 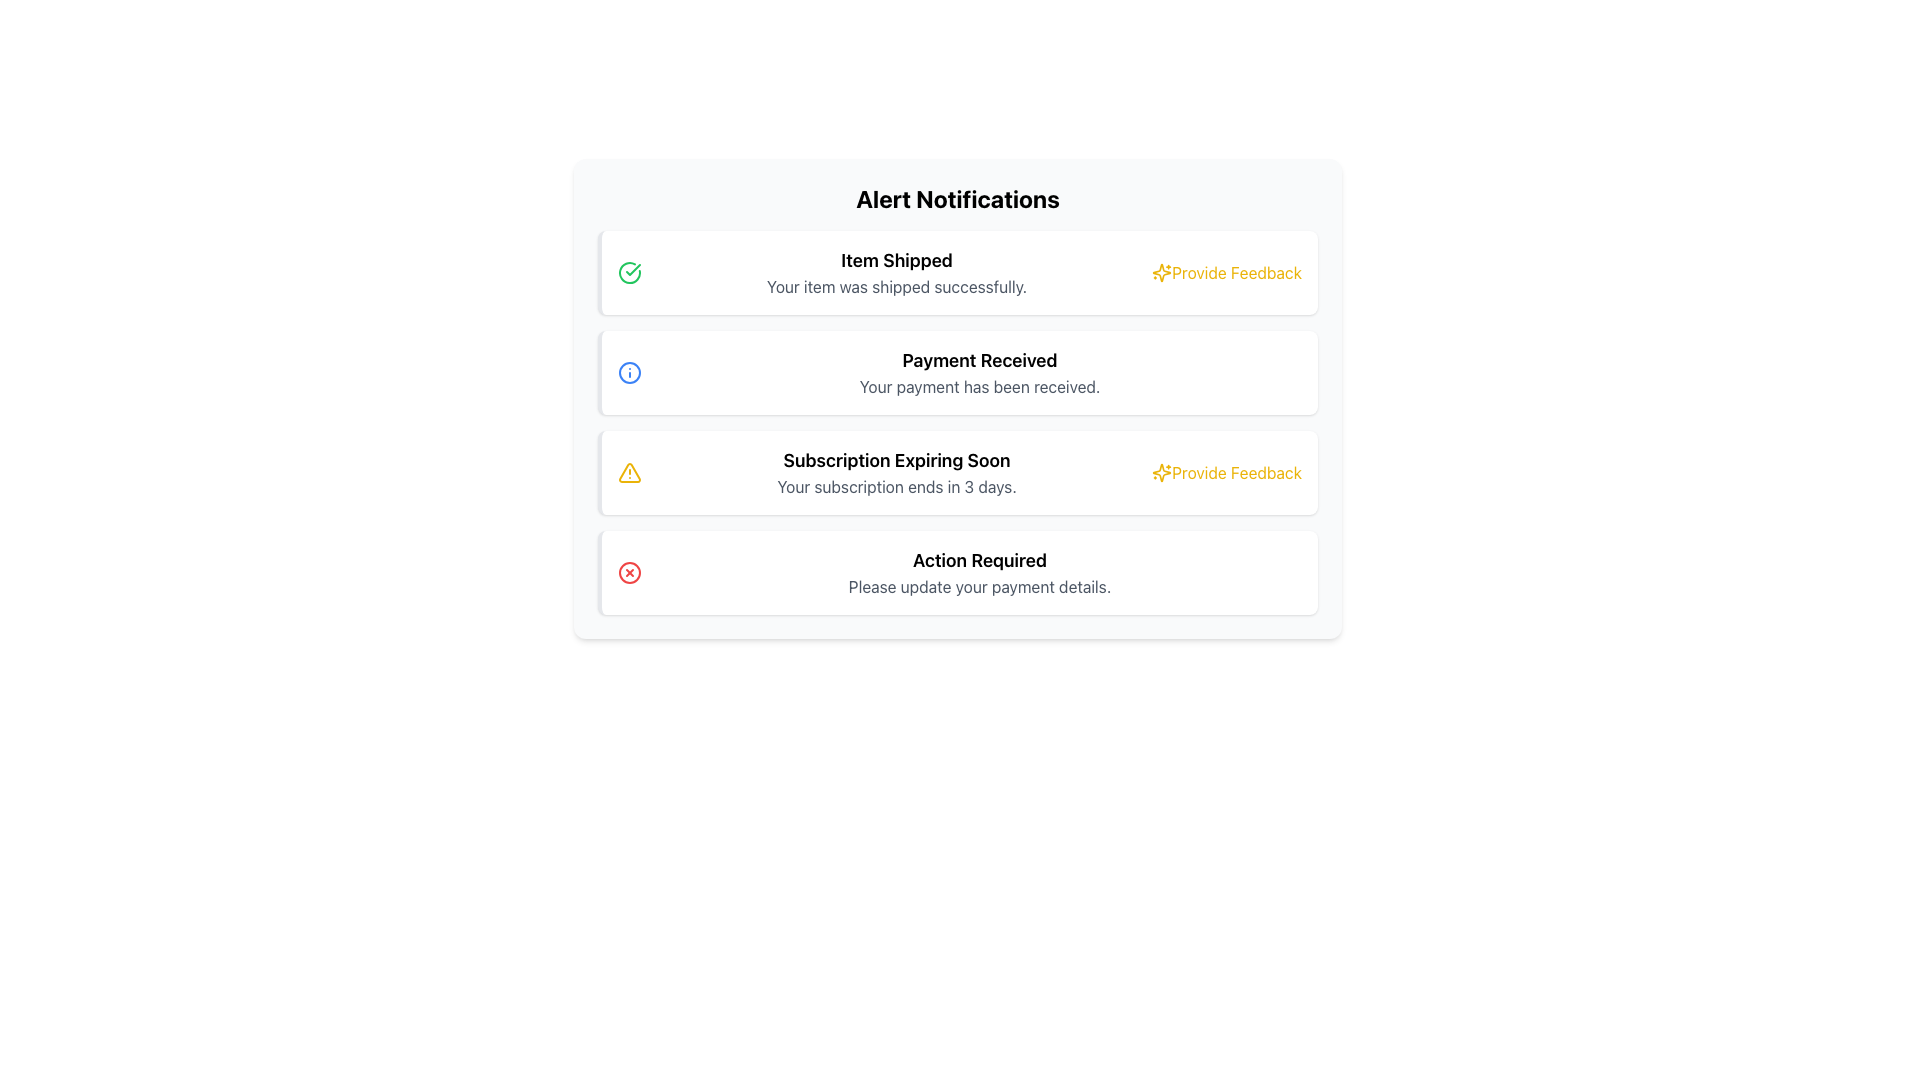 What do you see at coordinates (1226, 473) in the screenshot?
I see `the 'Provide Feedback' button, which is bold, yellow, and has sparkles icon, located in the right part of the 'Subscription Expiring Soon' card` at bounding box center [1226, 473].